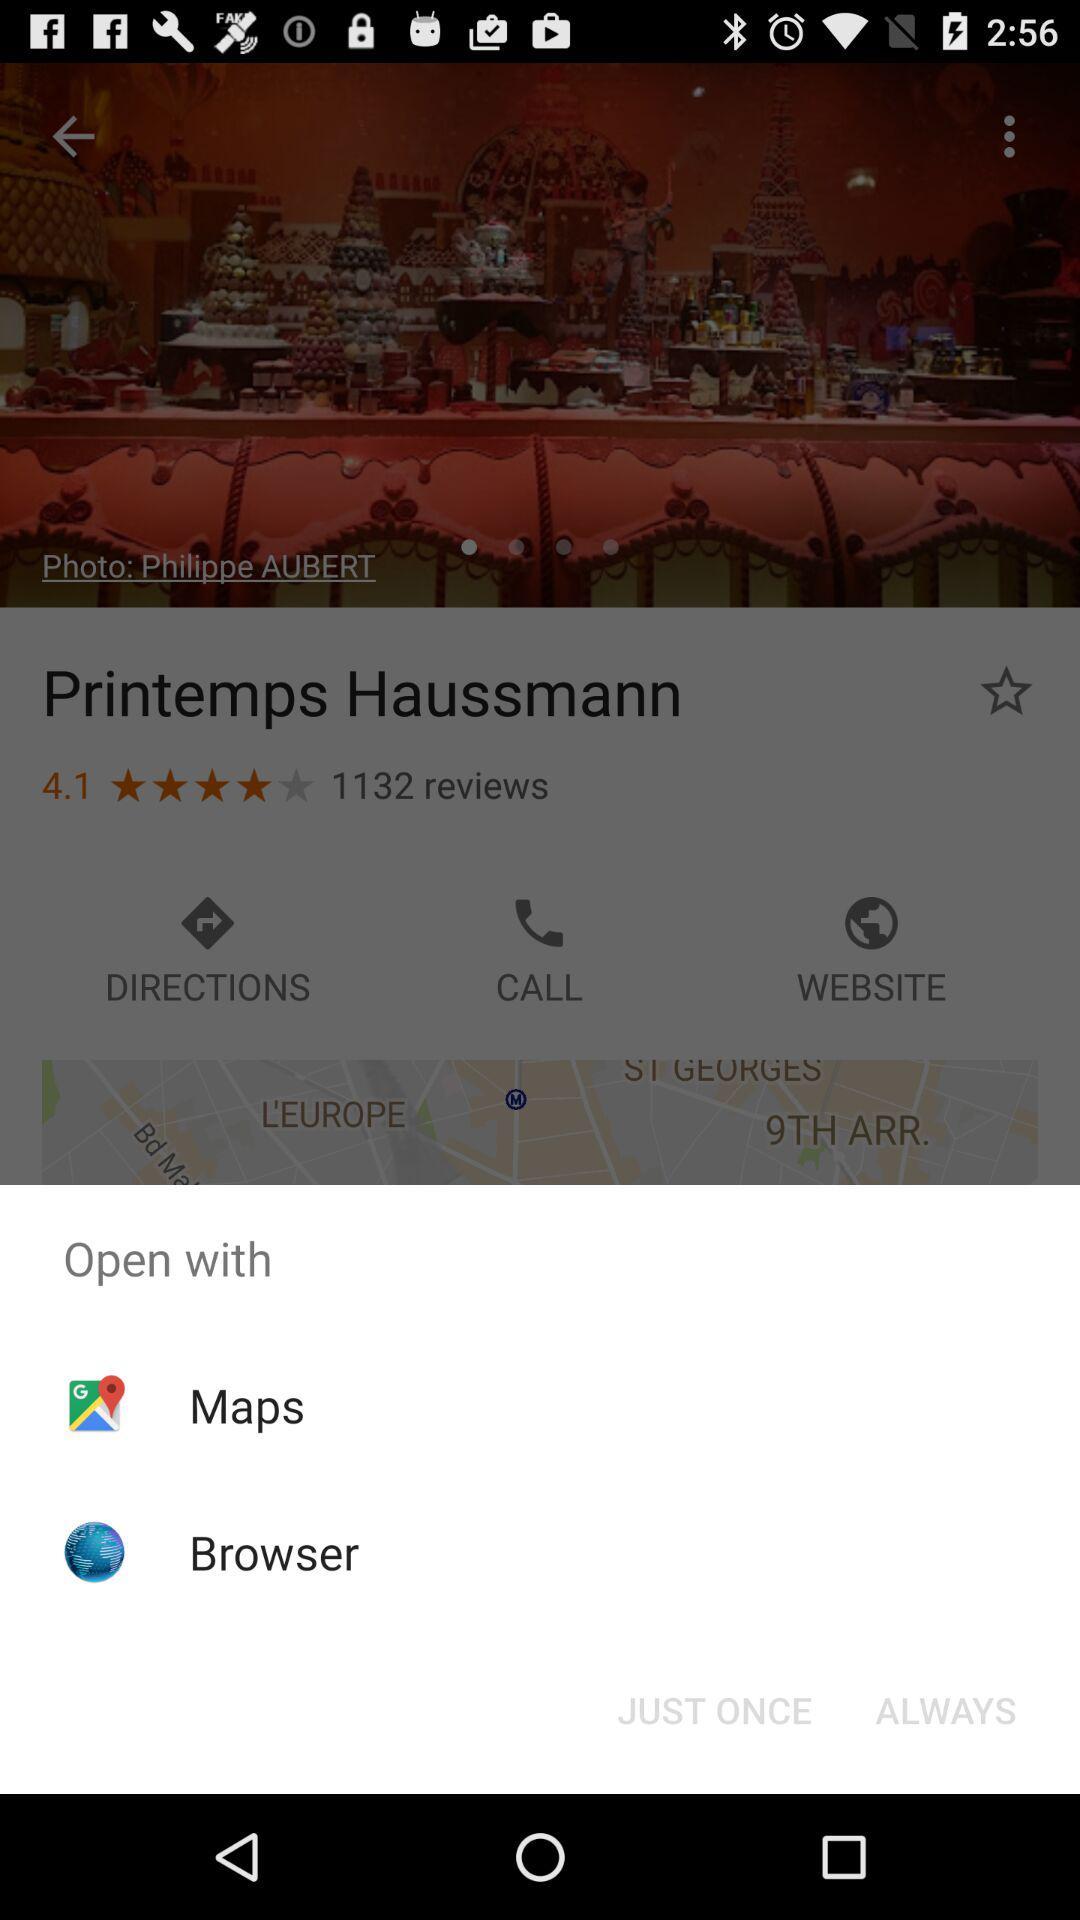  What do you see at coordinates (945, 1708) in the screenshot?
I see `the always at the bottom right corner` at bounding box center [945, 1708].